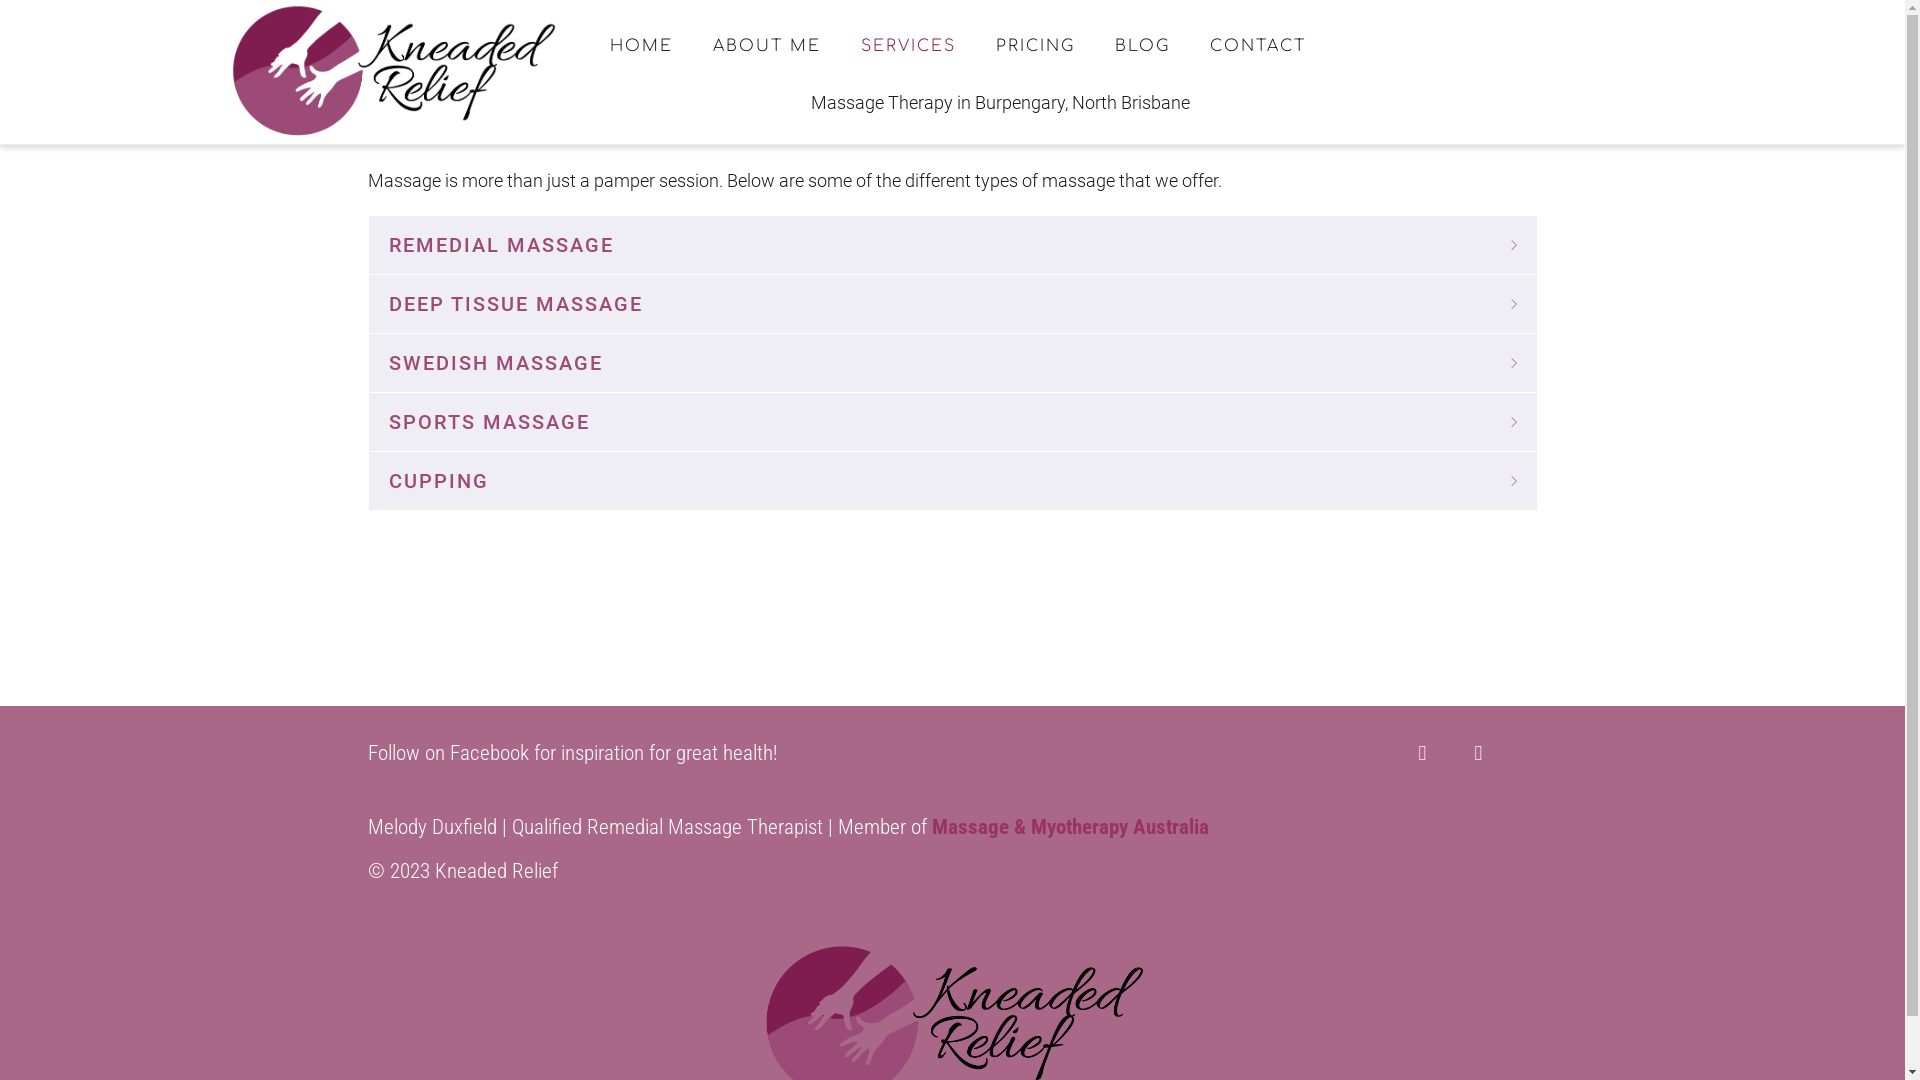 The image size is (1920, 1080). Describe the element at coordinates (641, 45) in the screenshot. I see `'HOME'` at that location.